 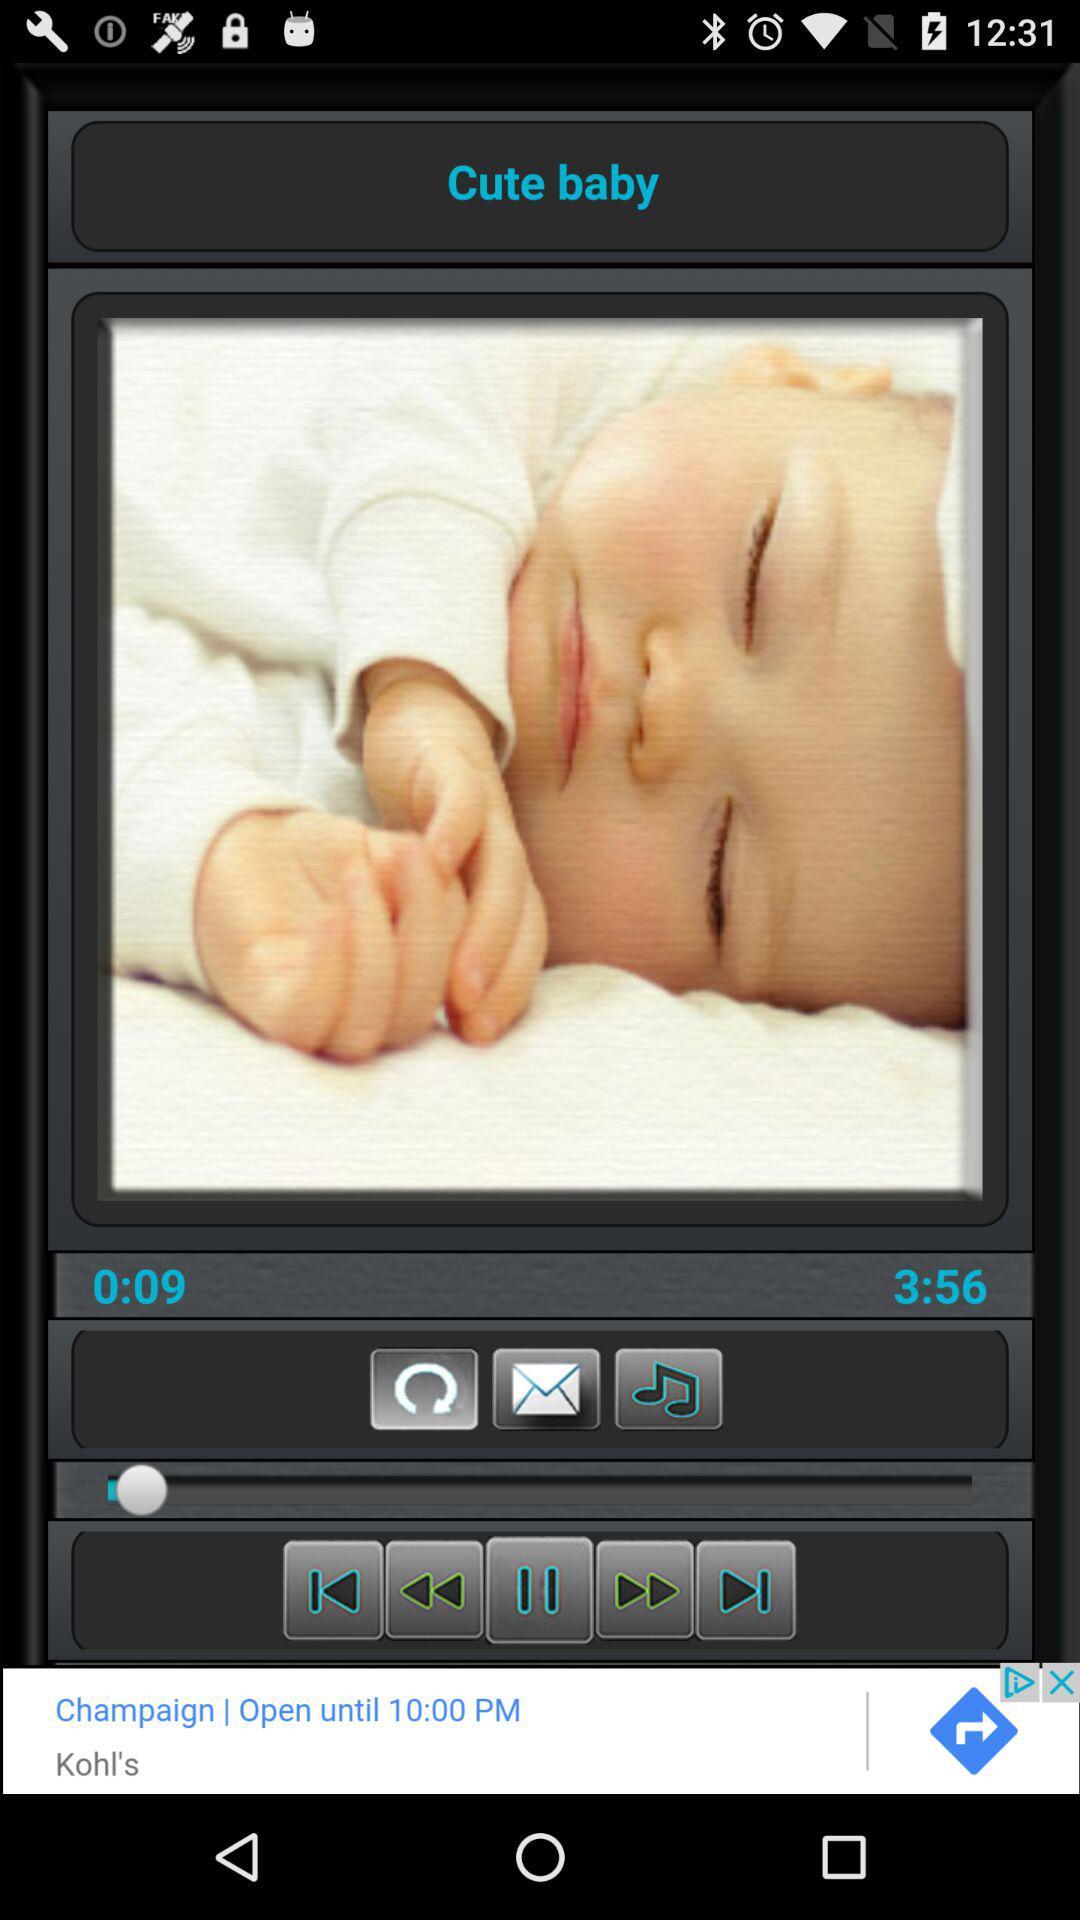 I want to click on the skip_previous icon, so click(x=332, y=1701).